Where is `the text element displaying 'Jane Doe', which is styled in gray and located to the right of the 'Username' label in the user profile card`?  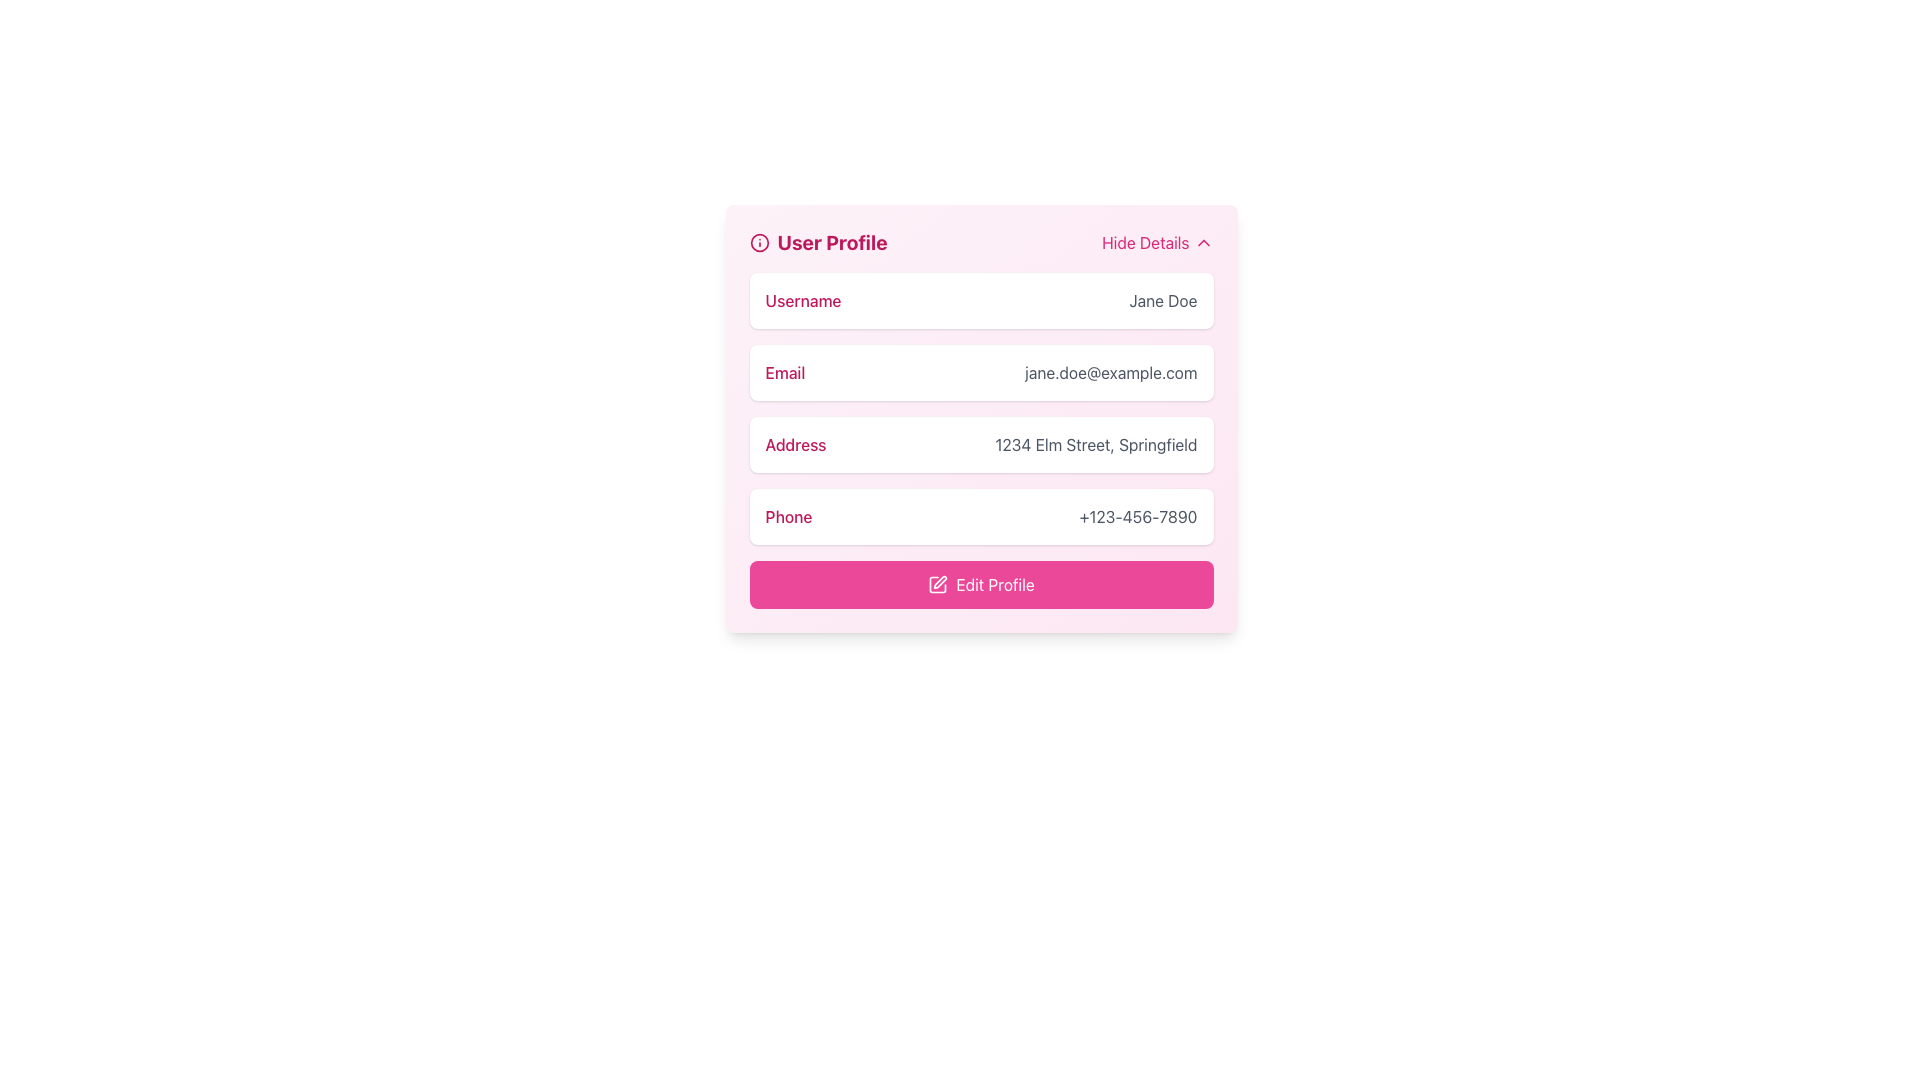
the text element displaying 'Jane Doe', which is styled in gray and located to the right of the 'Username' label in the user profile card is located at coordinates (1163, 300).